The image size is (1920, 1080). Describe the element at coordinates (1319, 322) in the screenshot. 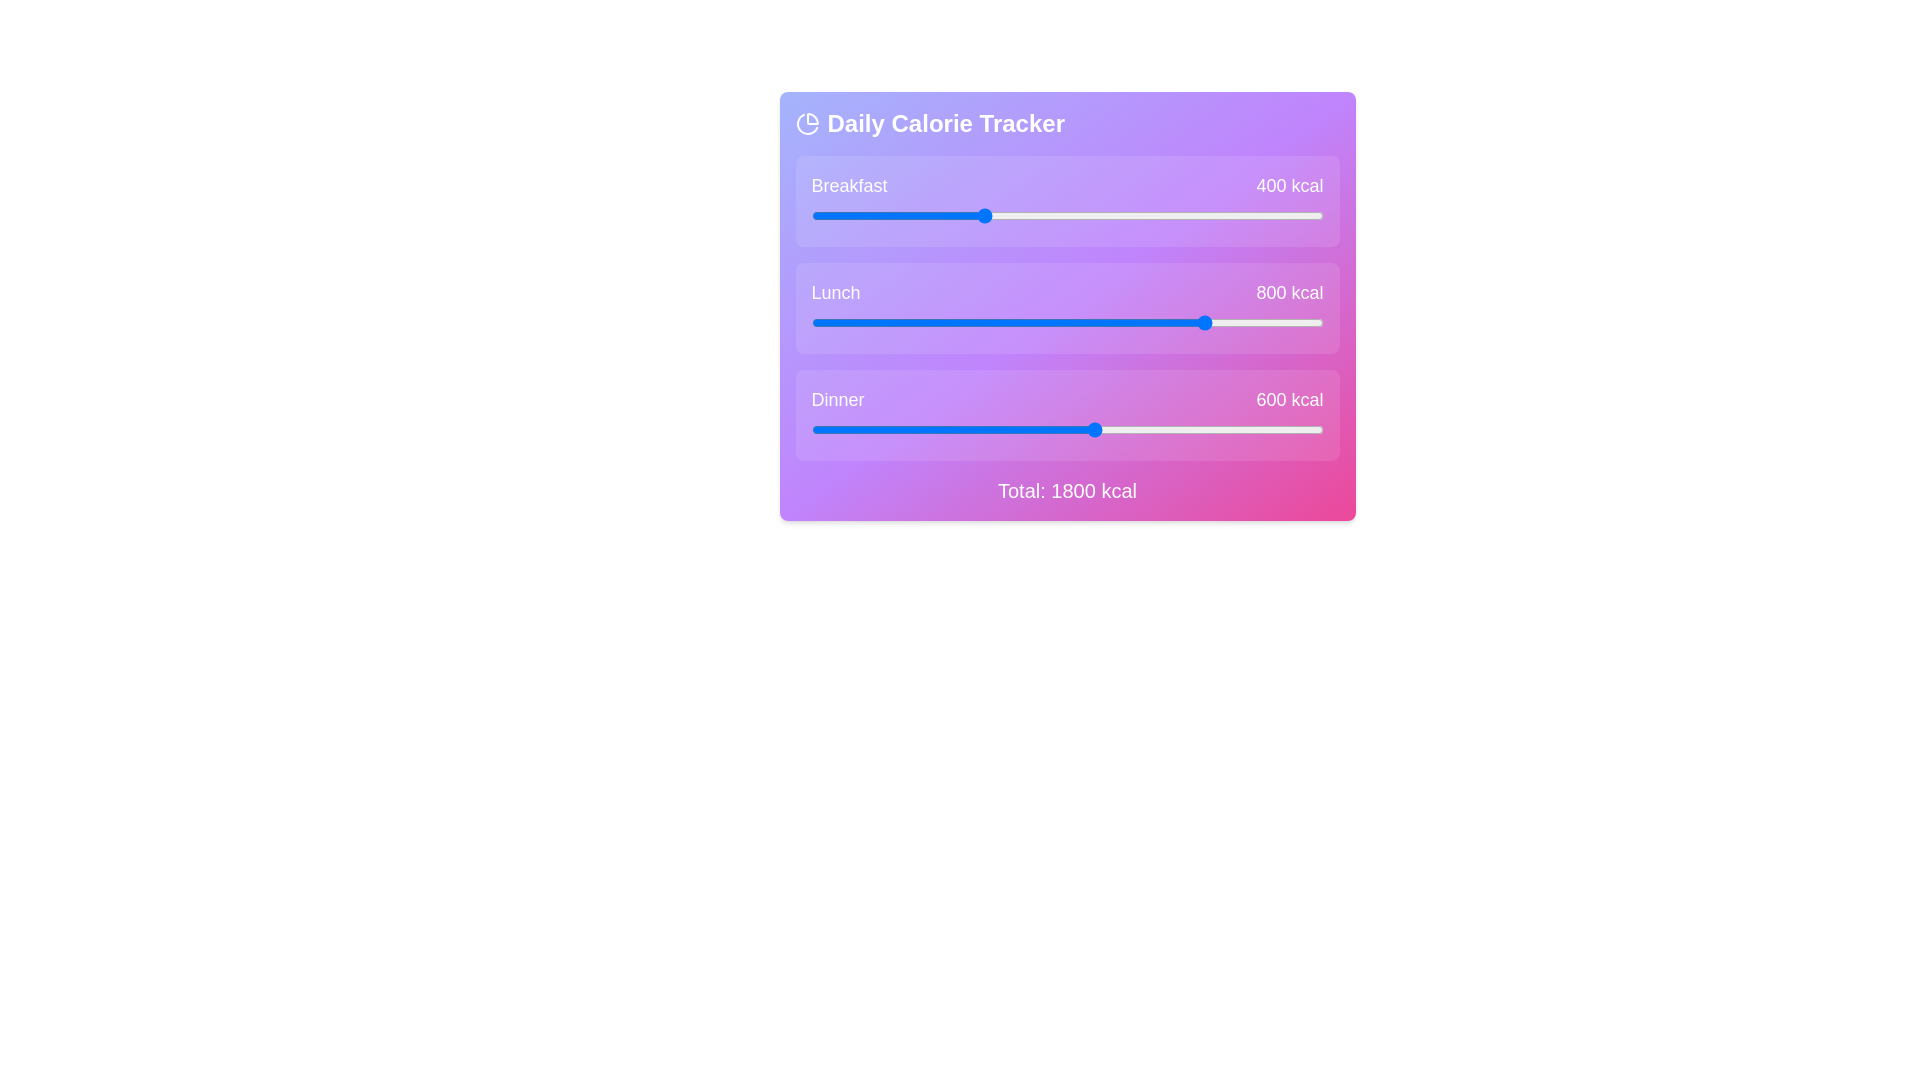

I see `the lunch calorie value` at that location.